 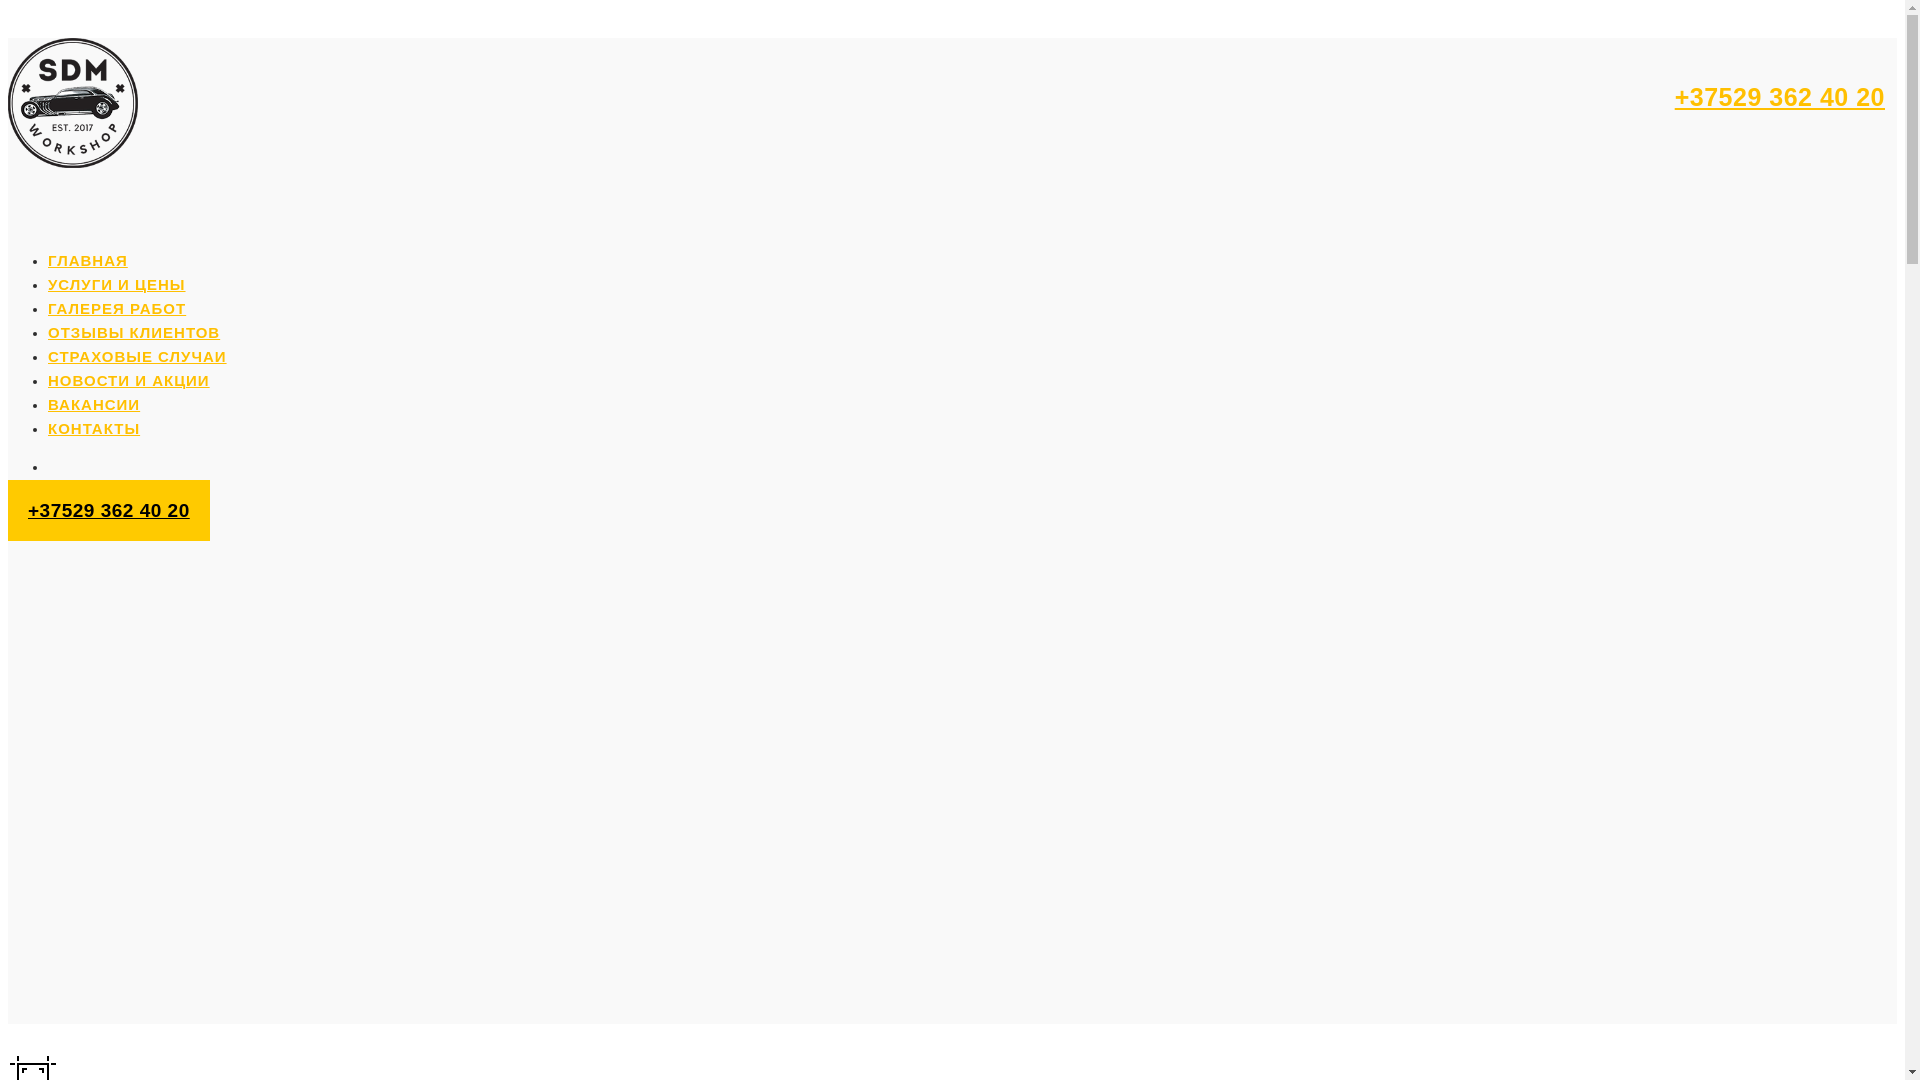 What do you see at coordinates (108, 509) in the screenshot?
I see `'+37529 362 40 20'` at bounding box center [108, 509].